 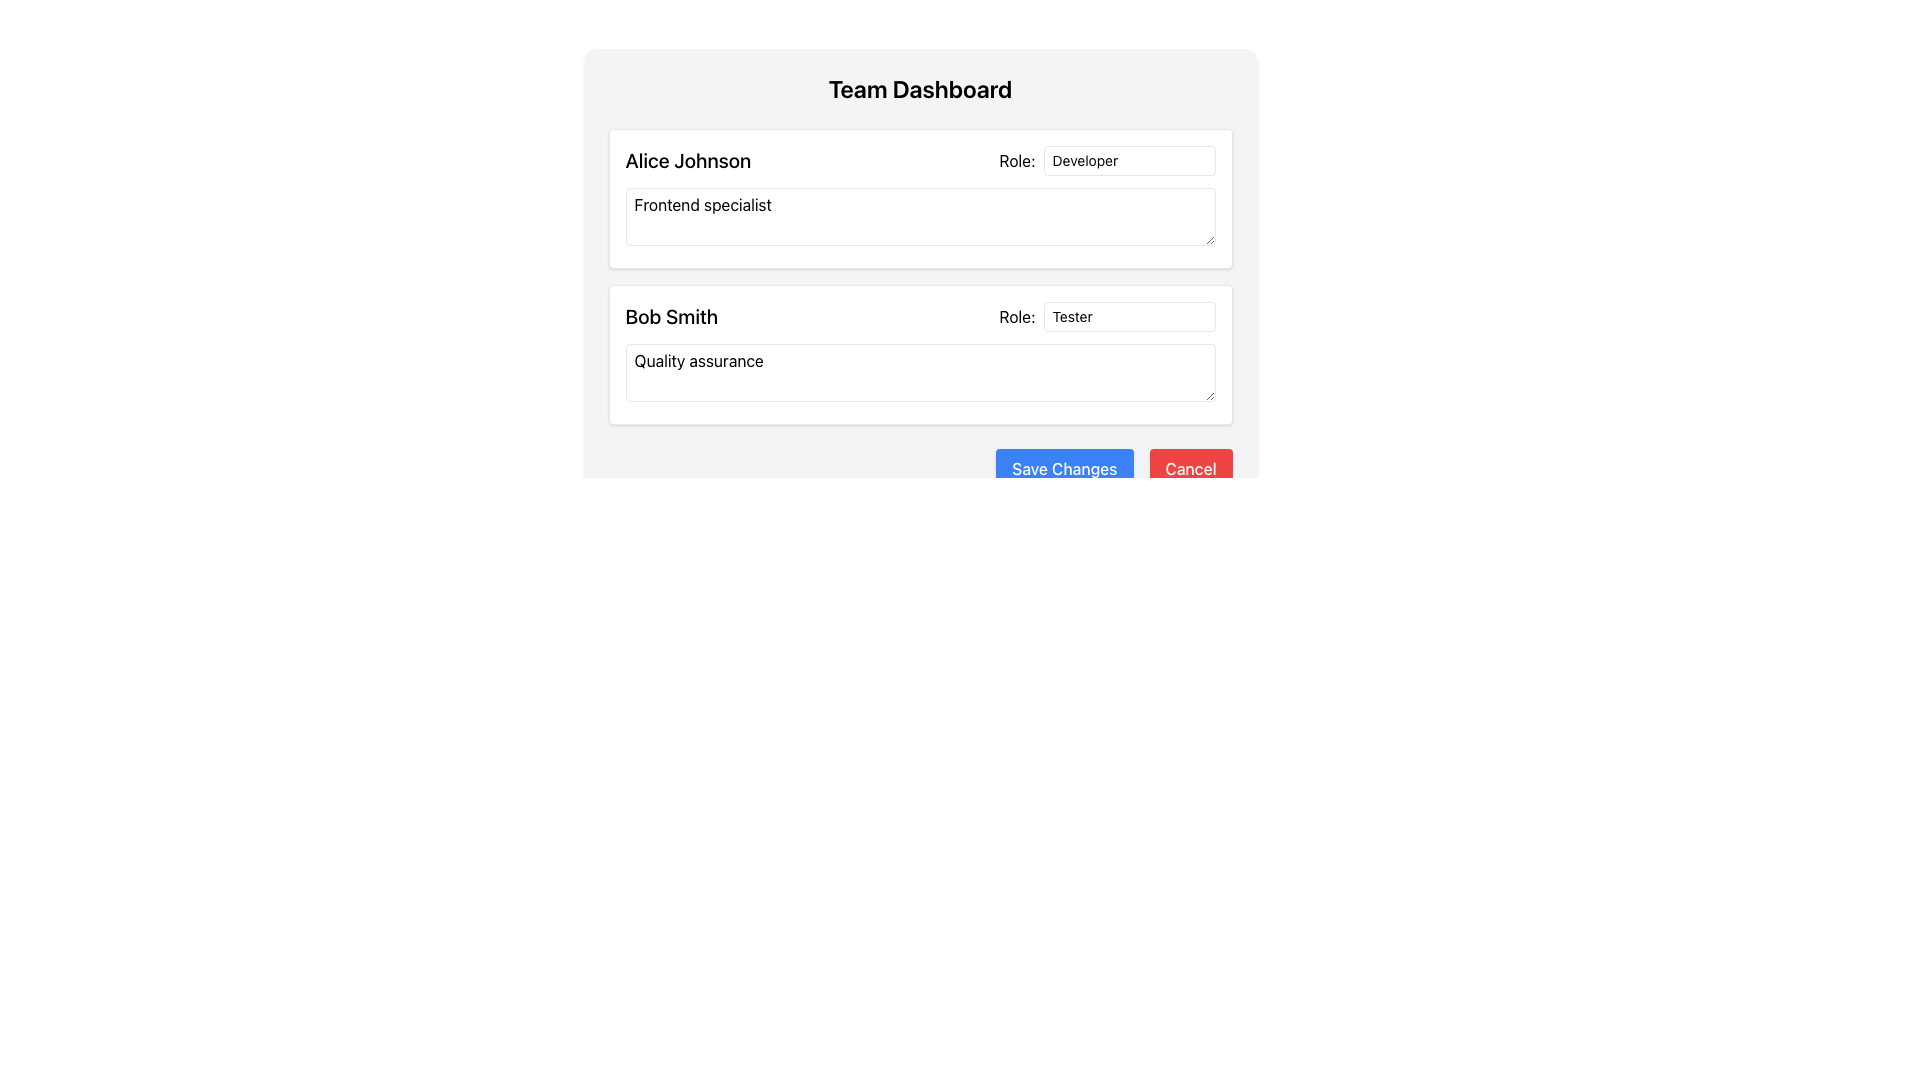 What do you see at coordinates (919, 199) in the screenshot?
I see `the Profile Card for 'Alice Johnson', which has a white background and shadow effect` at bounding box center [919, 199].